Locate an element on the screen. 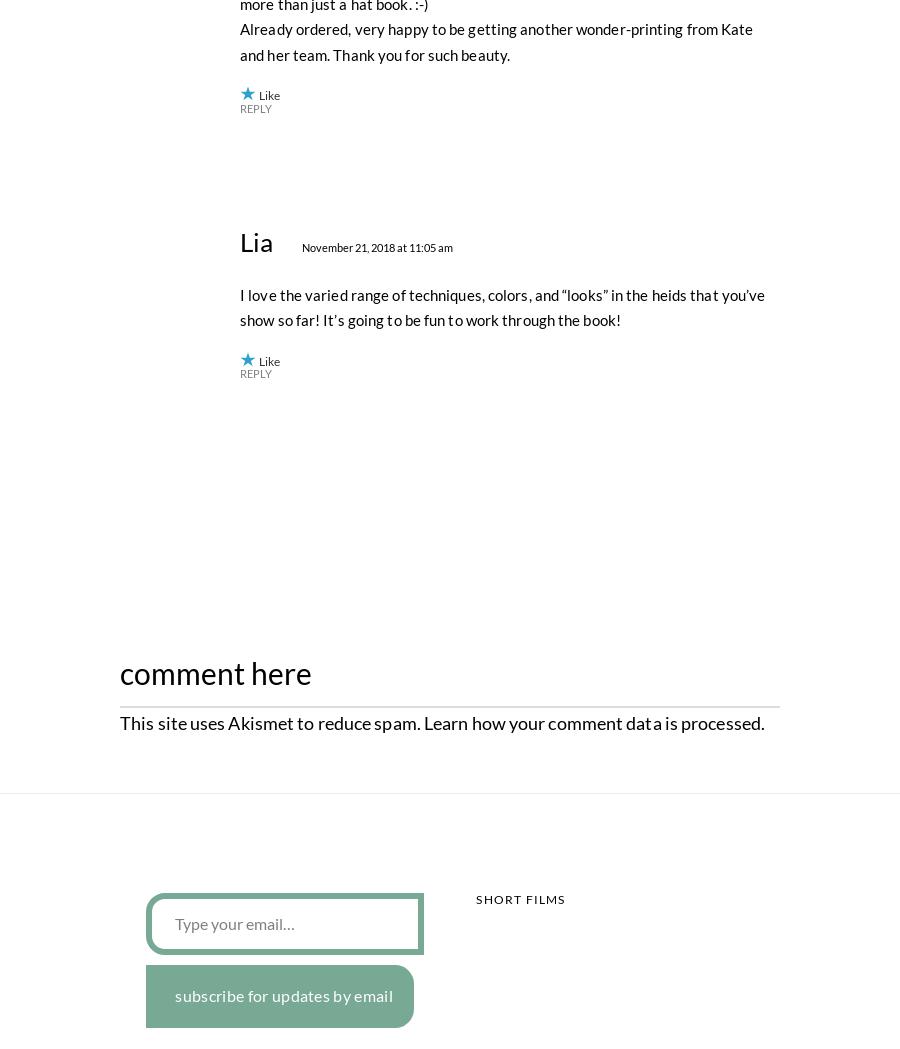 This screenshot has height=1049, width=900. 'I love the varied range of techniques, colors, and “looks” in the heids that you’ve show so far!  It’s going to be fun to work through the book!' is located at coordinates (501, 745).